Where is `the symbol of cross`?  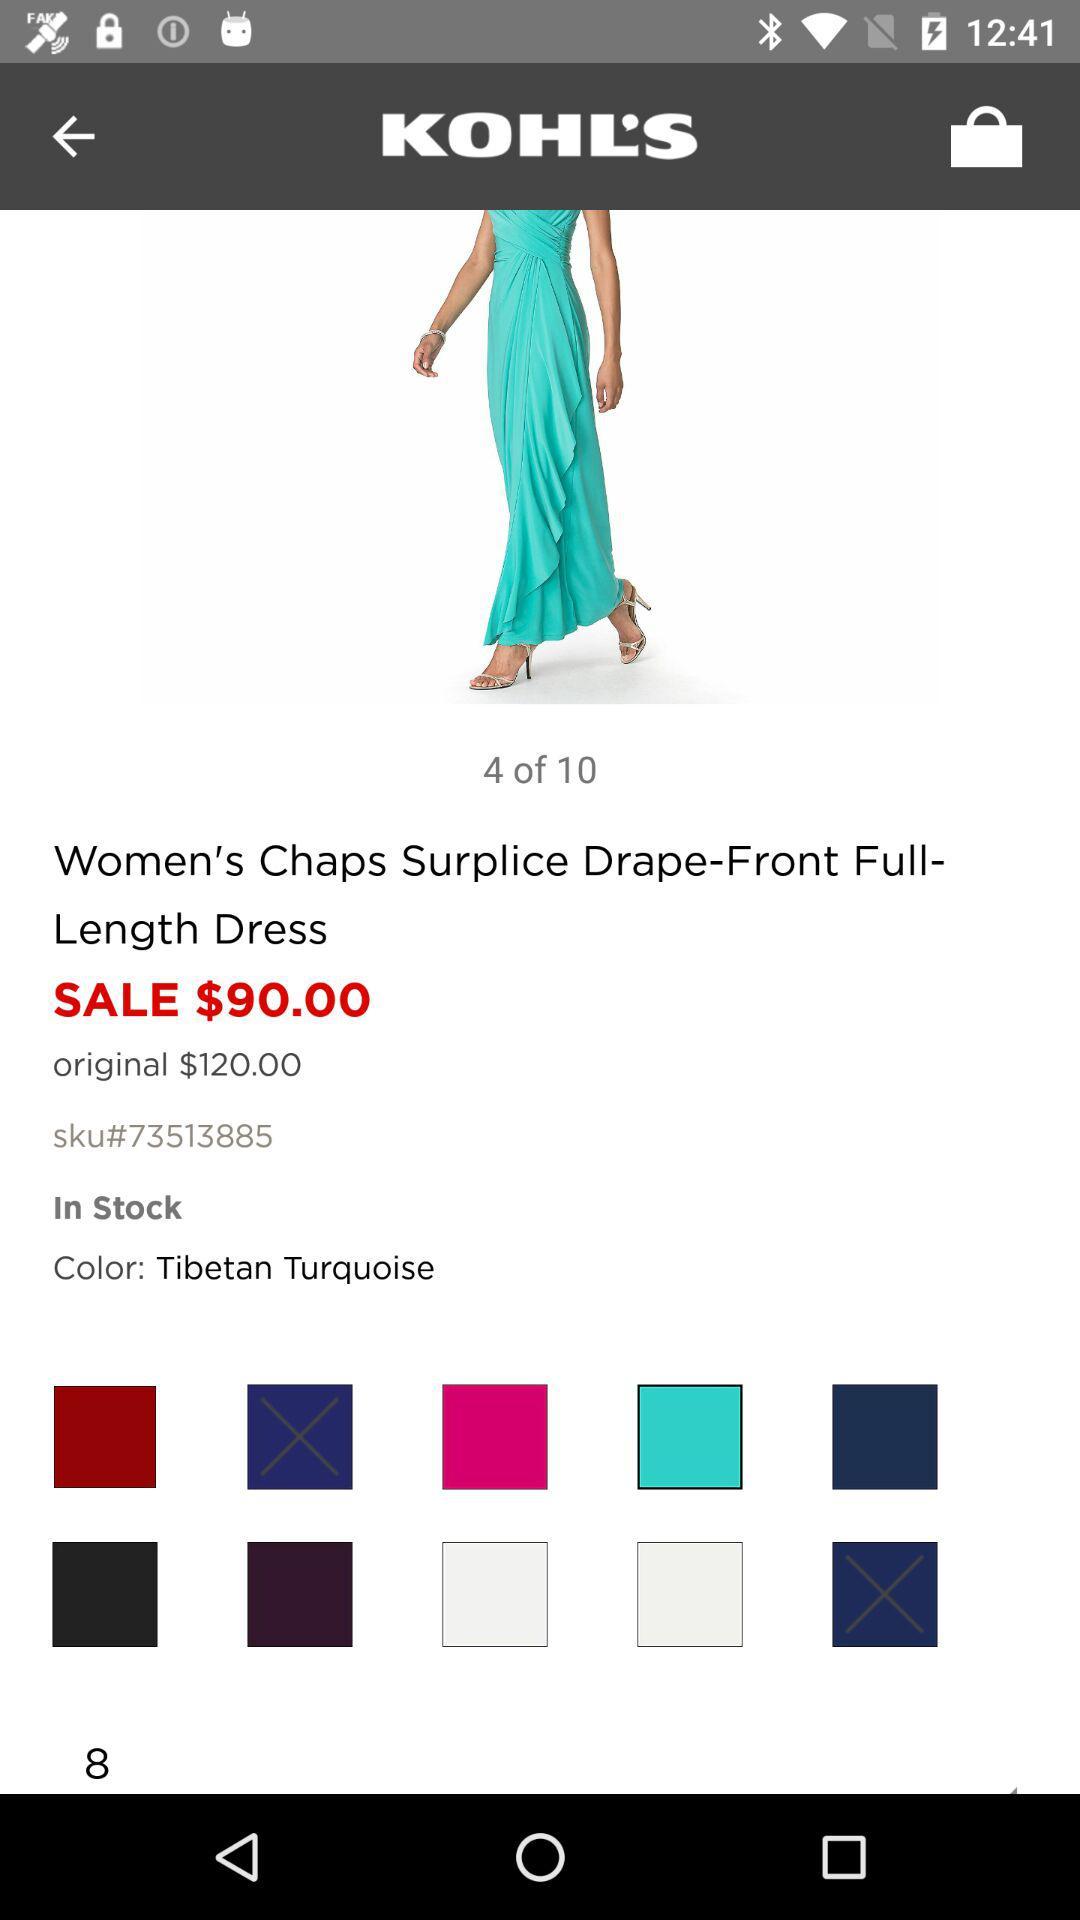
the symbol of cross is located at coordinates (300, 1435).